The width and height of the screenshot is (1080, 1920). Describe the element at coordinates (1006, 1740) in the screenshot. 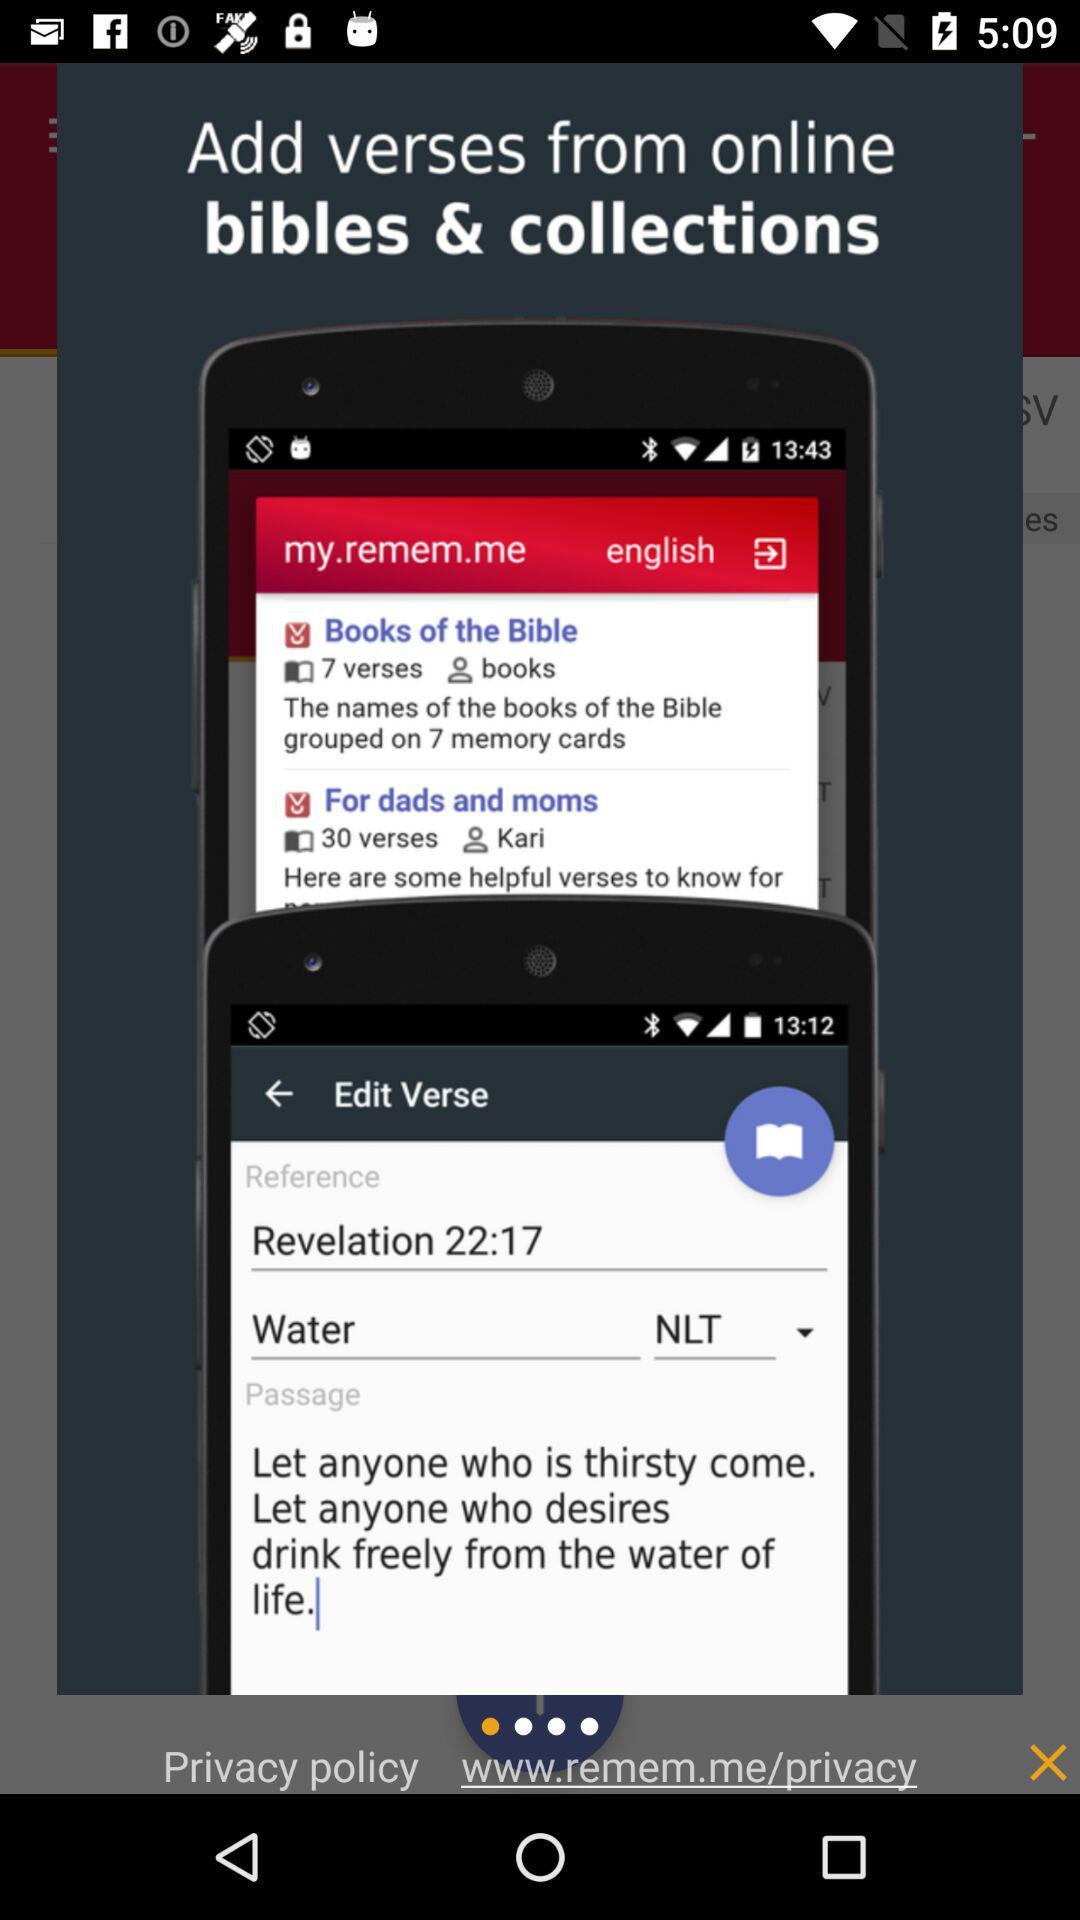

I see `item to the right of www remem me icon` at that location.